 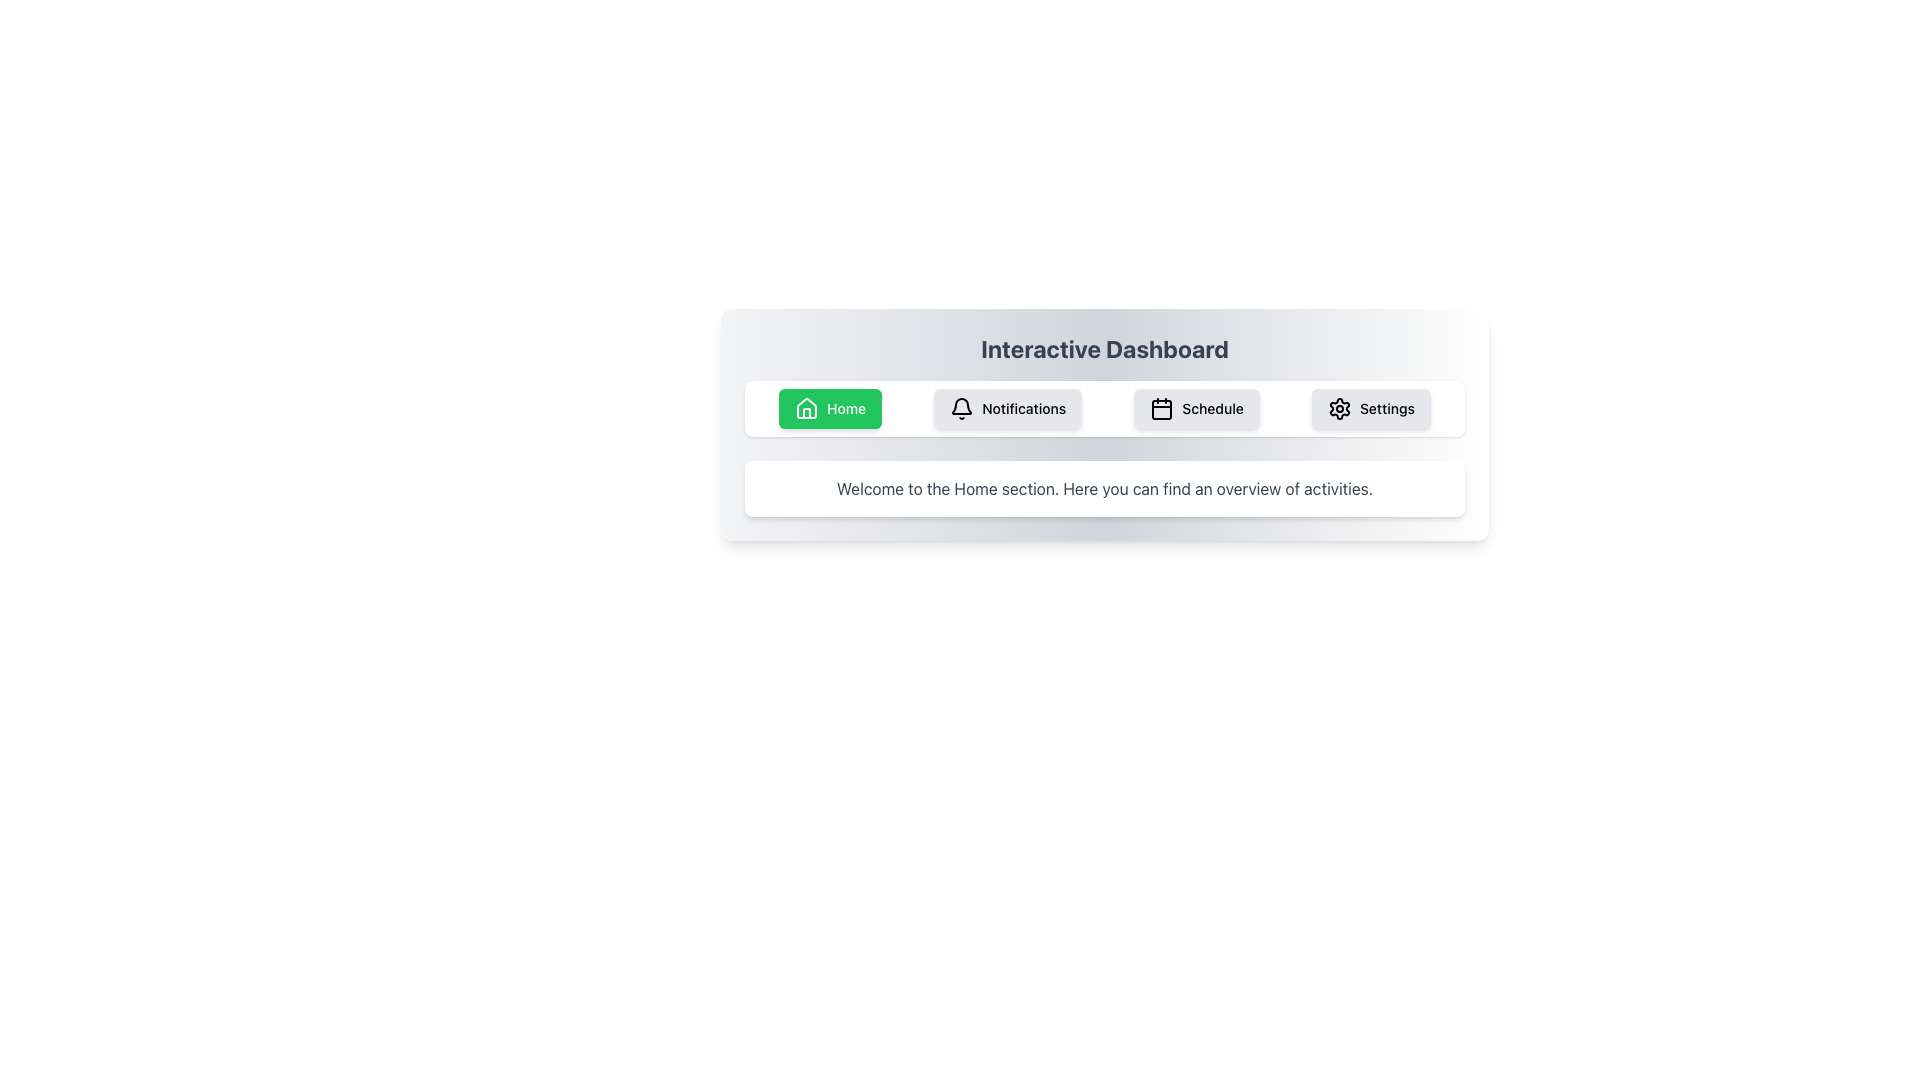 I want to click on the house icon located in the navigation bar labeled 'Home', which is represented by a stylized SVG graphic of a house, so click(x=806, y=407).